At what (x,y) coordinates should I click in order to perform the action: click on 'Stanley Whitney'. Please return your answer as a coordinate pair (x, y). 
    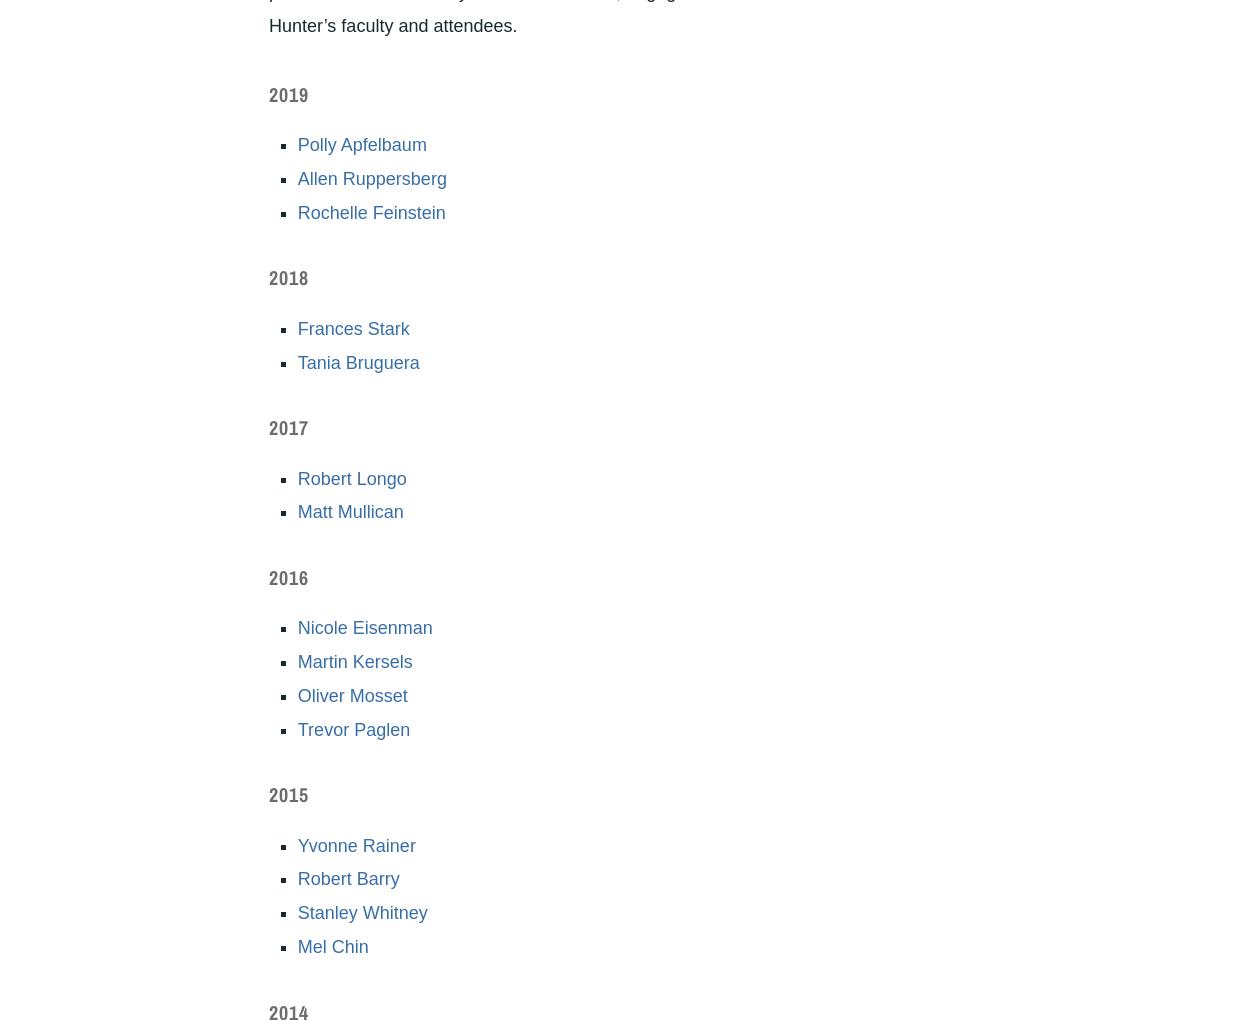
    Looking at the image, I should click on (361, 913).